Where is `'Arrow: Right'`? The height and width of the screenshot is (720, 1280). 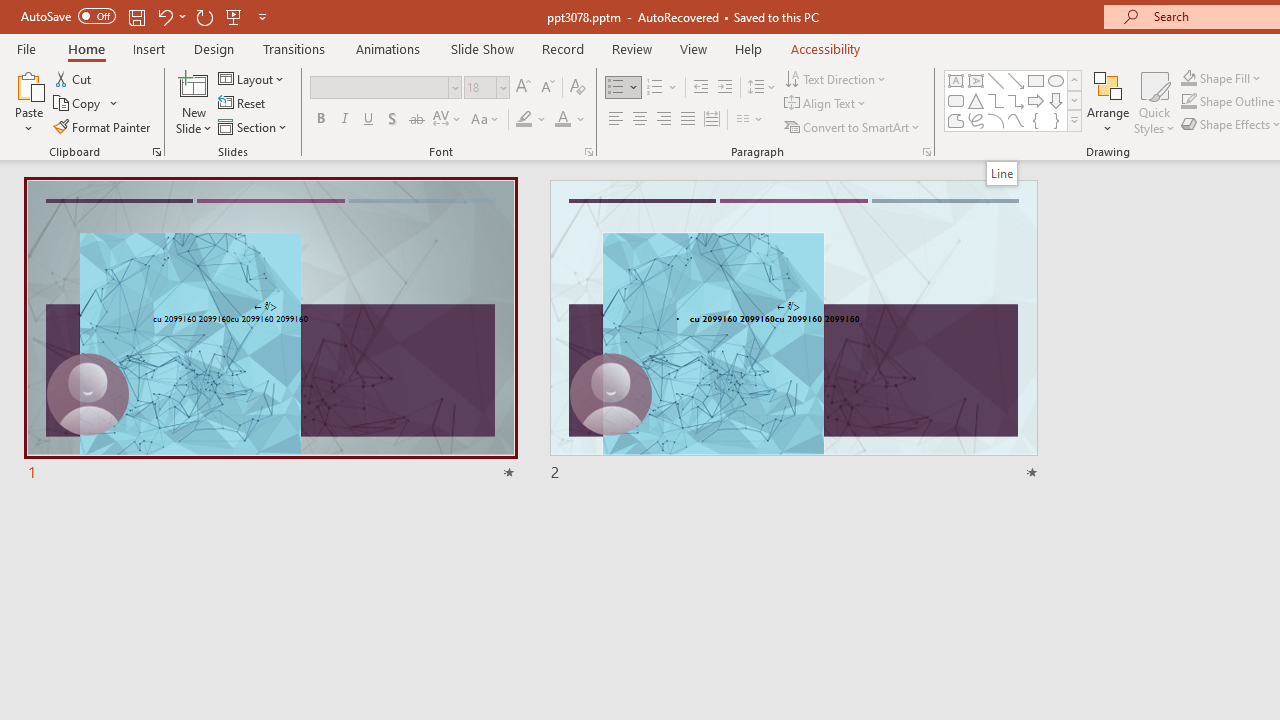
'Arrow: Right' is located at coordinates (1036, 100).